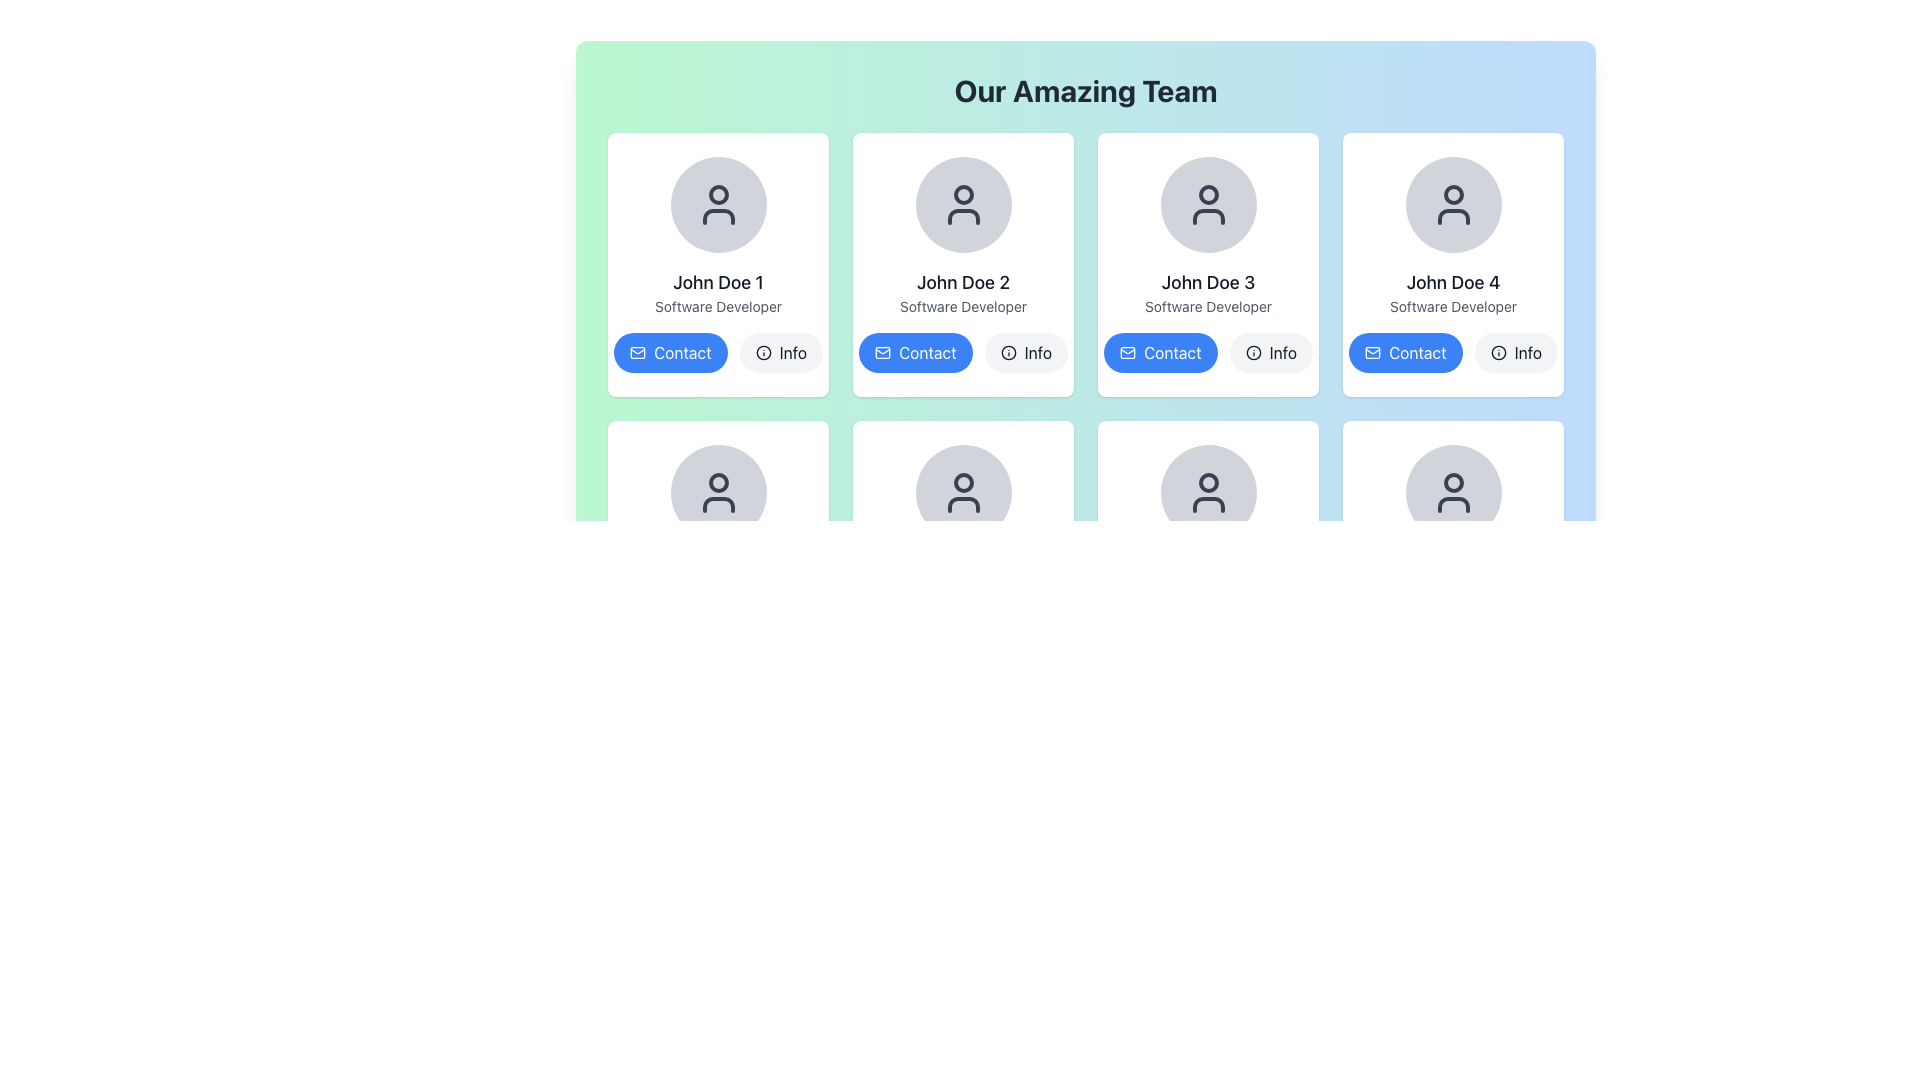 This screenshot has width=1920, height=1080. What do you see at coordinates (963, 307) in the screenshot?
I see `the static text label that describes the role or title of the team member 'John Doe 2', located in the second card of the top row in the team member grid` at bounding box center [963, 307].